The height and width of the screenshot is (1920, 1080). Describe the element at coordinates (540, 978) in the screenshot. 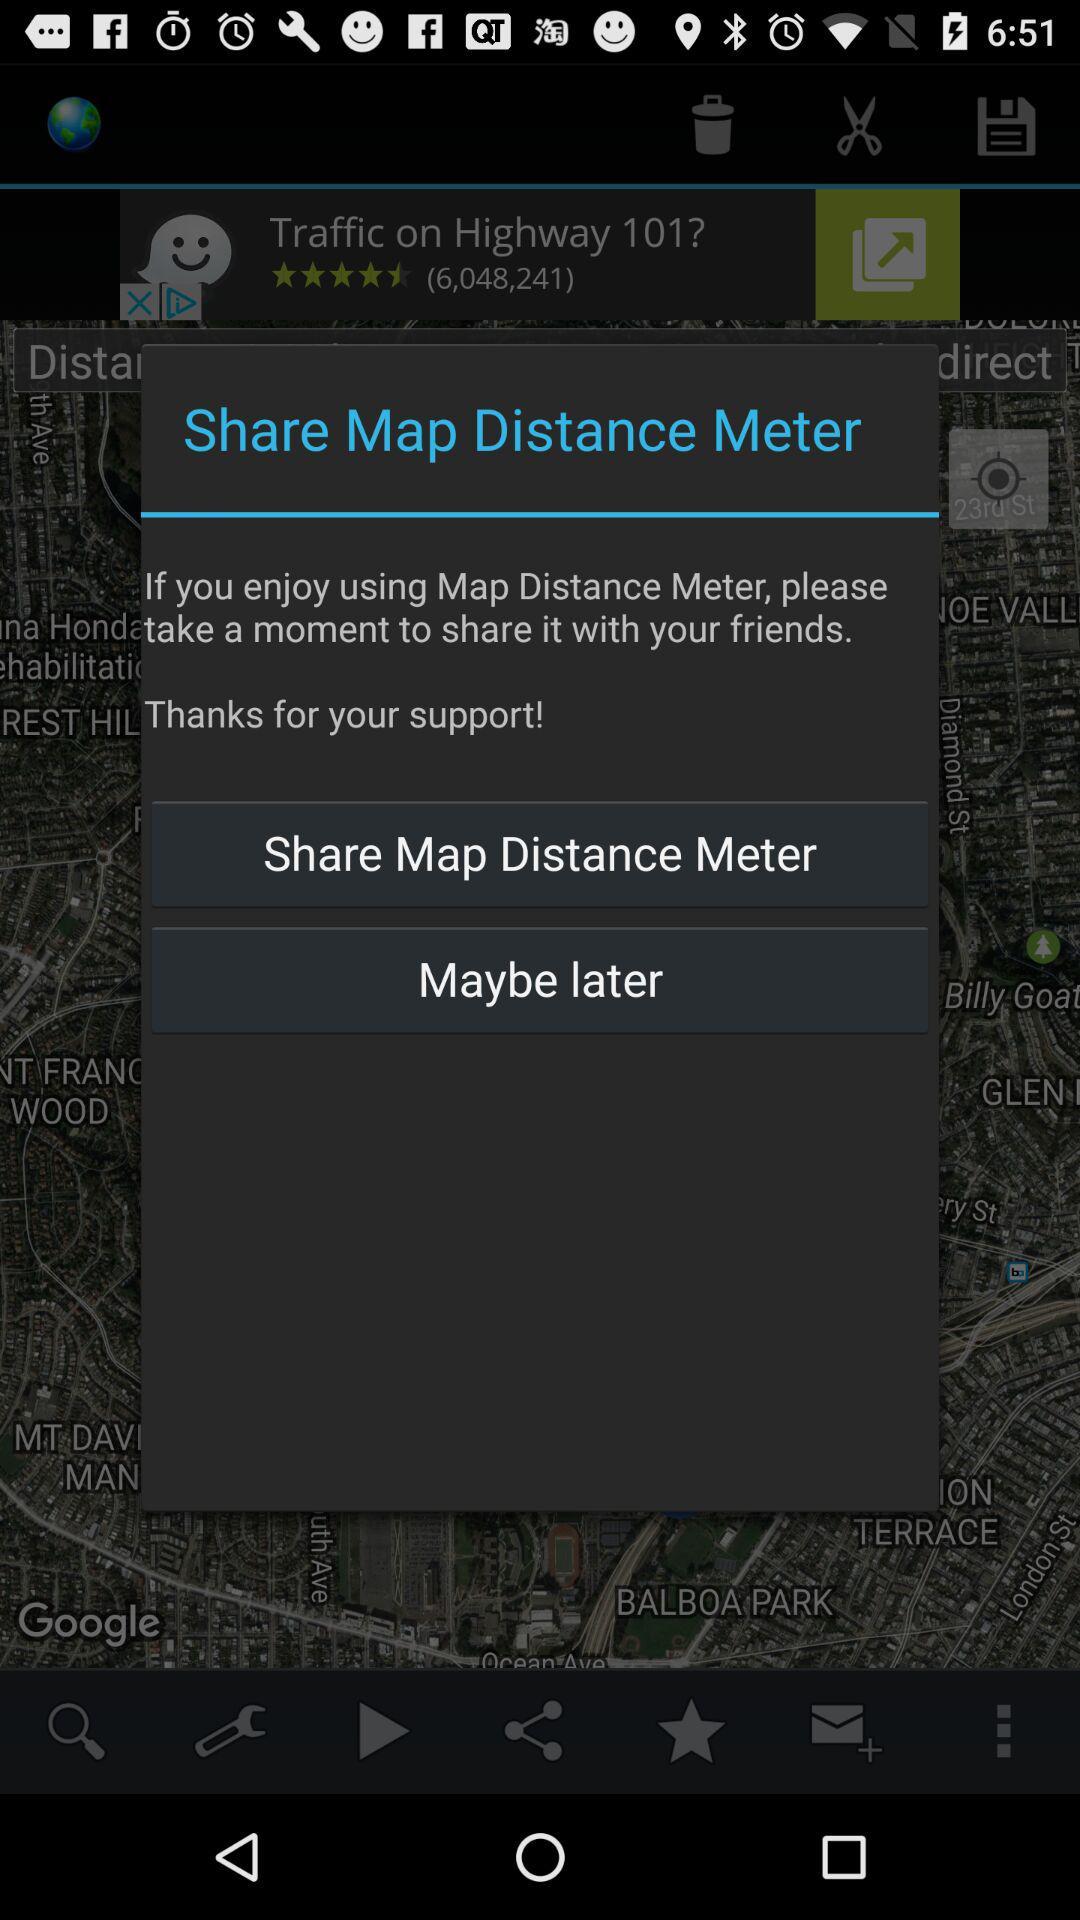

I see `icon below the share map distance button` at that location.